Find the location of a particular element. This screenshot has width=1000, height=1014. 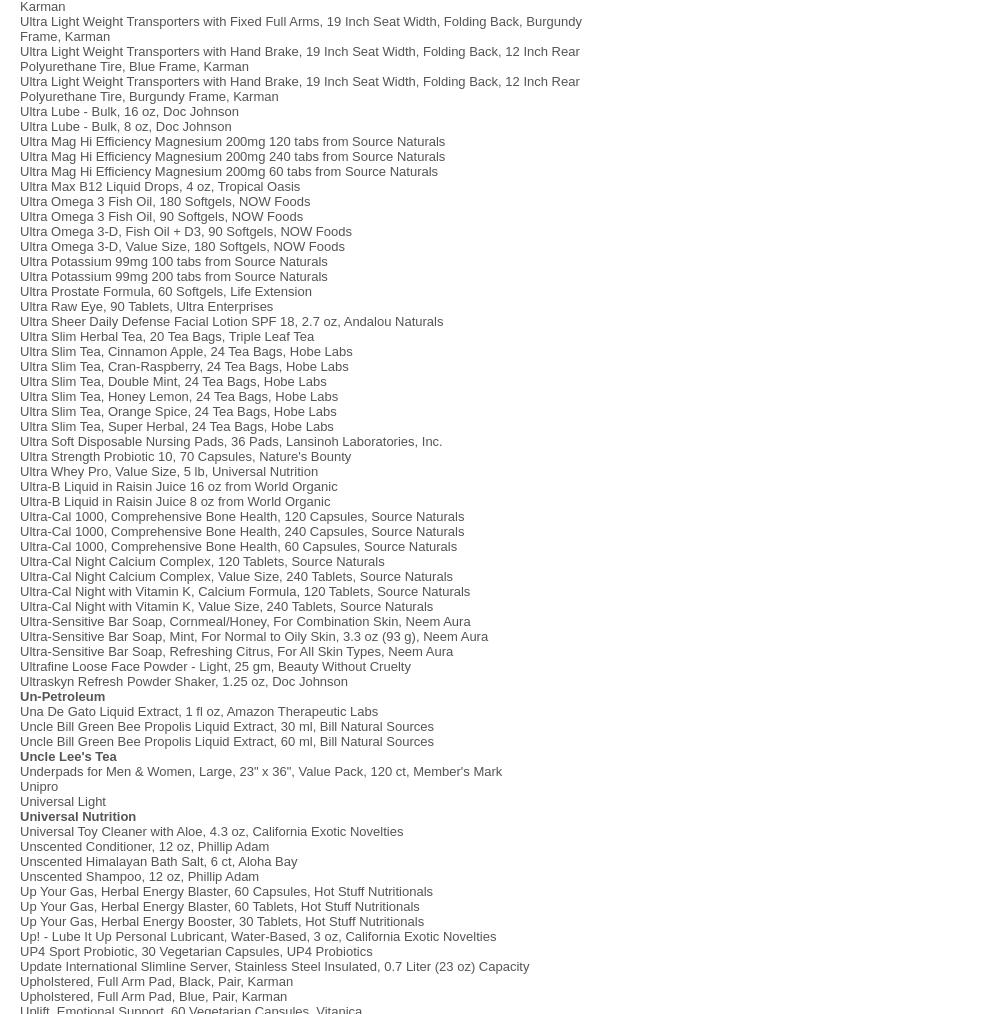

'Ultra Slim Tea, Double Mint, 24 Tea Bags, Hobe Labs' is located at coordinates (173, 380).